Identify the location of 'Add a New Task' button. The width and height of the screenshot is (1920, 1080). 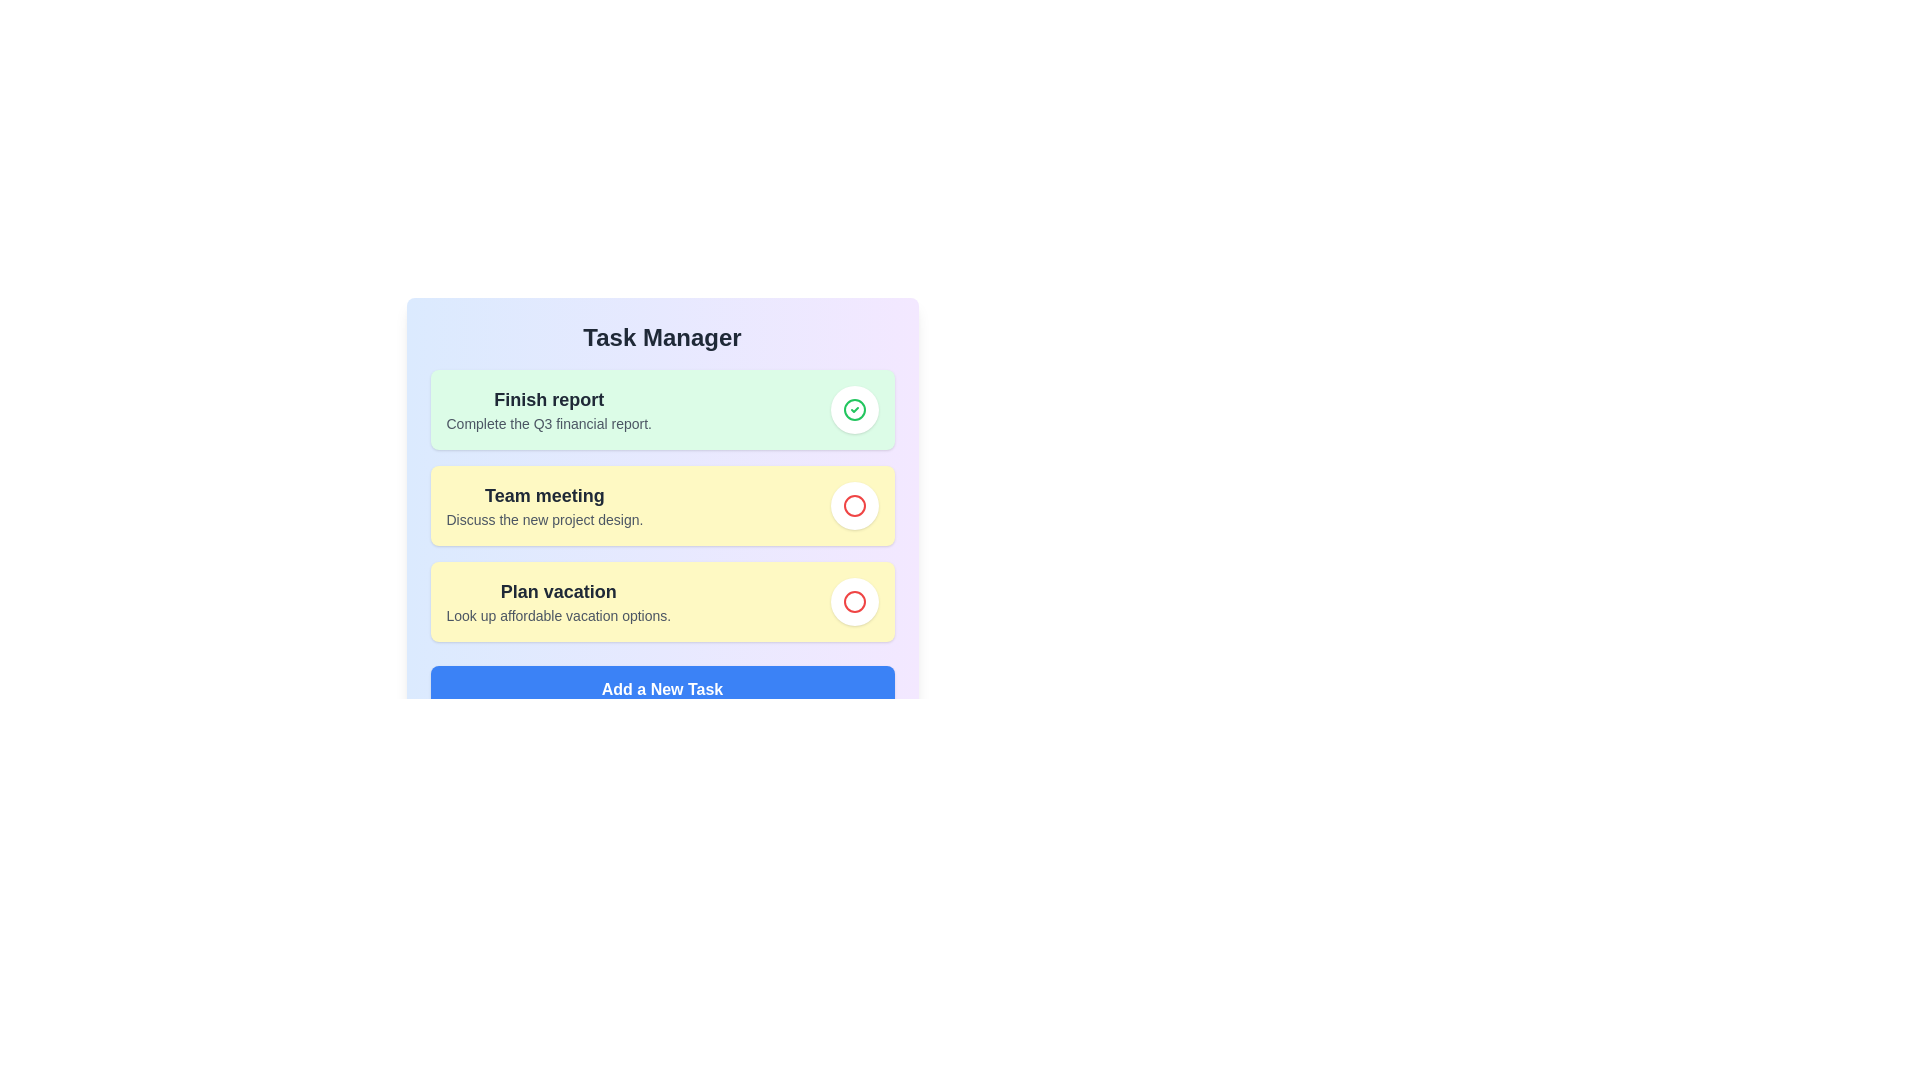
(662, 689).